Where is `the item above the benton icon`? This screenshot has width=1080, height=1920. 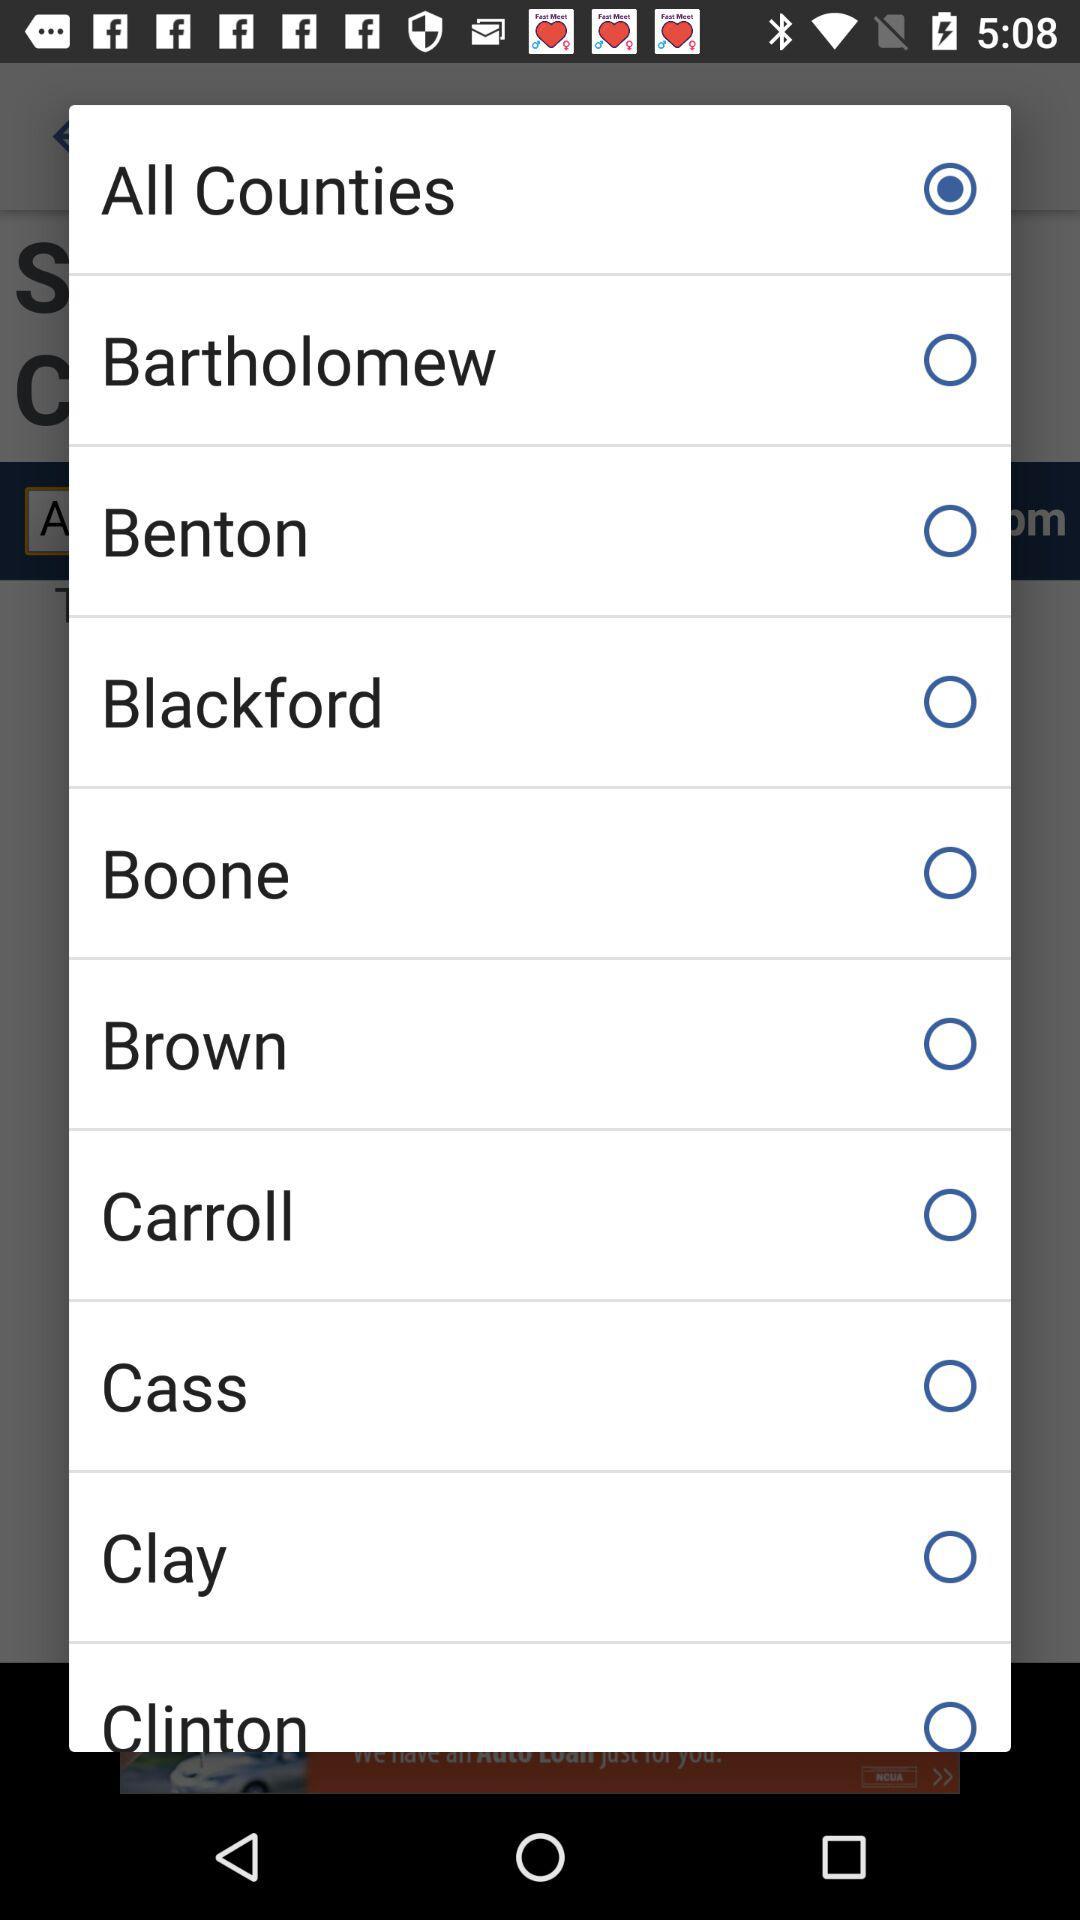
the item above the benton icon is located at coordinates (540, 360).